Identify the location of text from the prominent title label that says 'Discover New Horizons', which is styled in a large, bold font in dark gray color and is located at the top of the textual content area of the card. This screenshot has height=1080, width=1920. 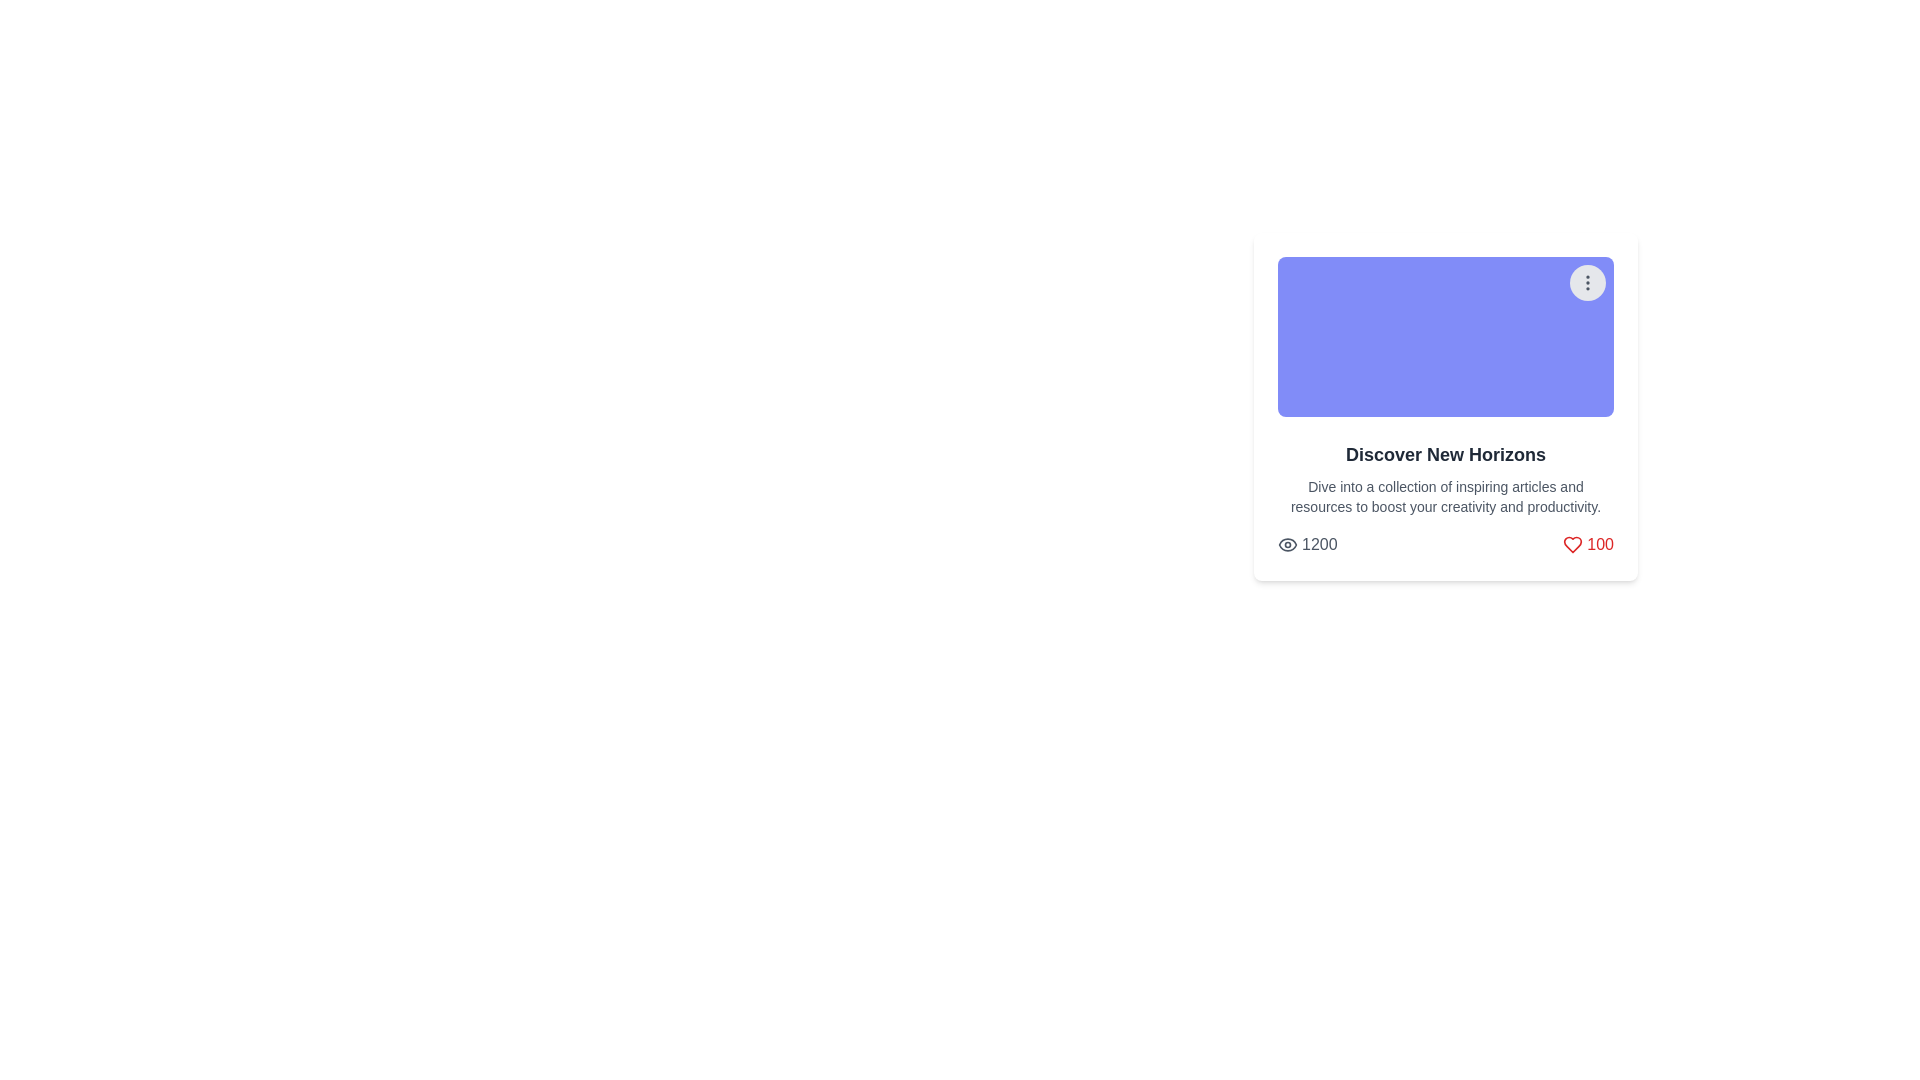
(1445, 455).